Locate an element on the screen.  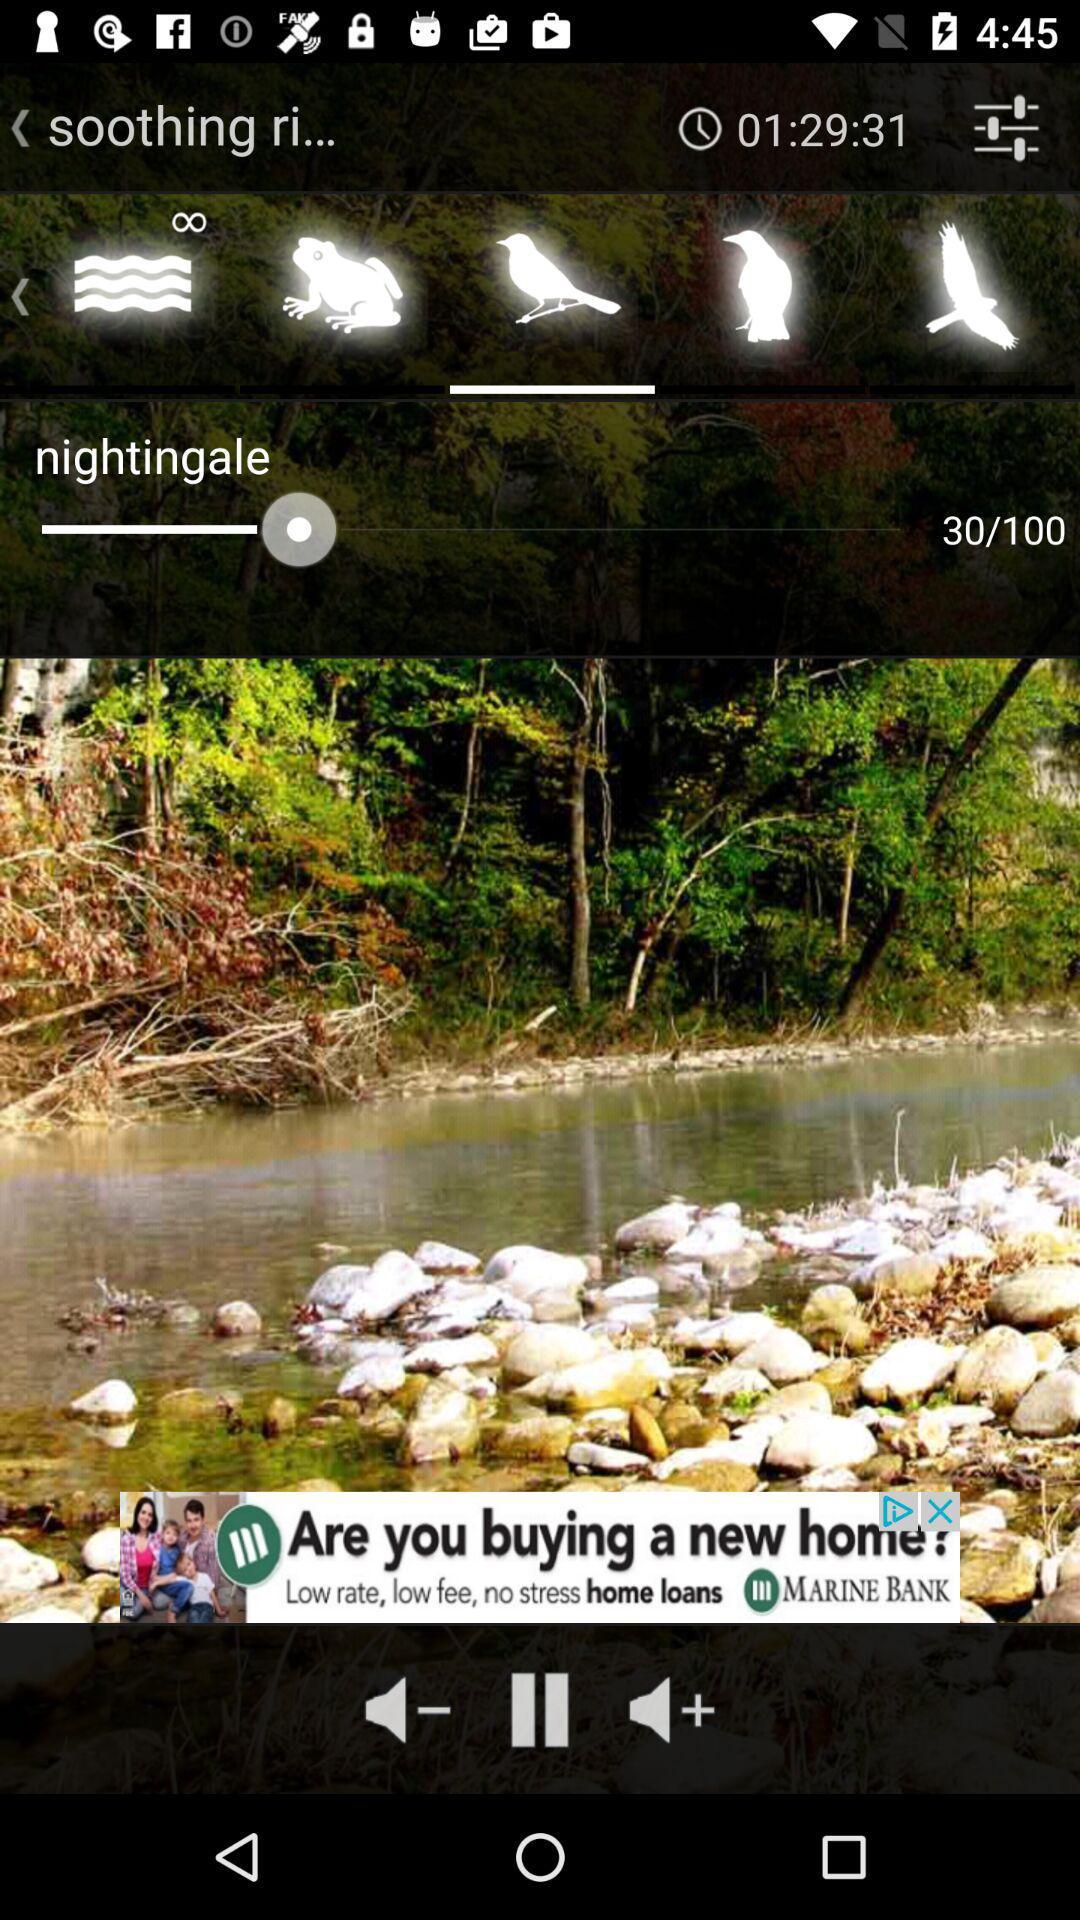
the time icon is located at coordinates (701, 127).